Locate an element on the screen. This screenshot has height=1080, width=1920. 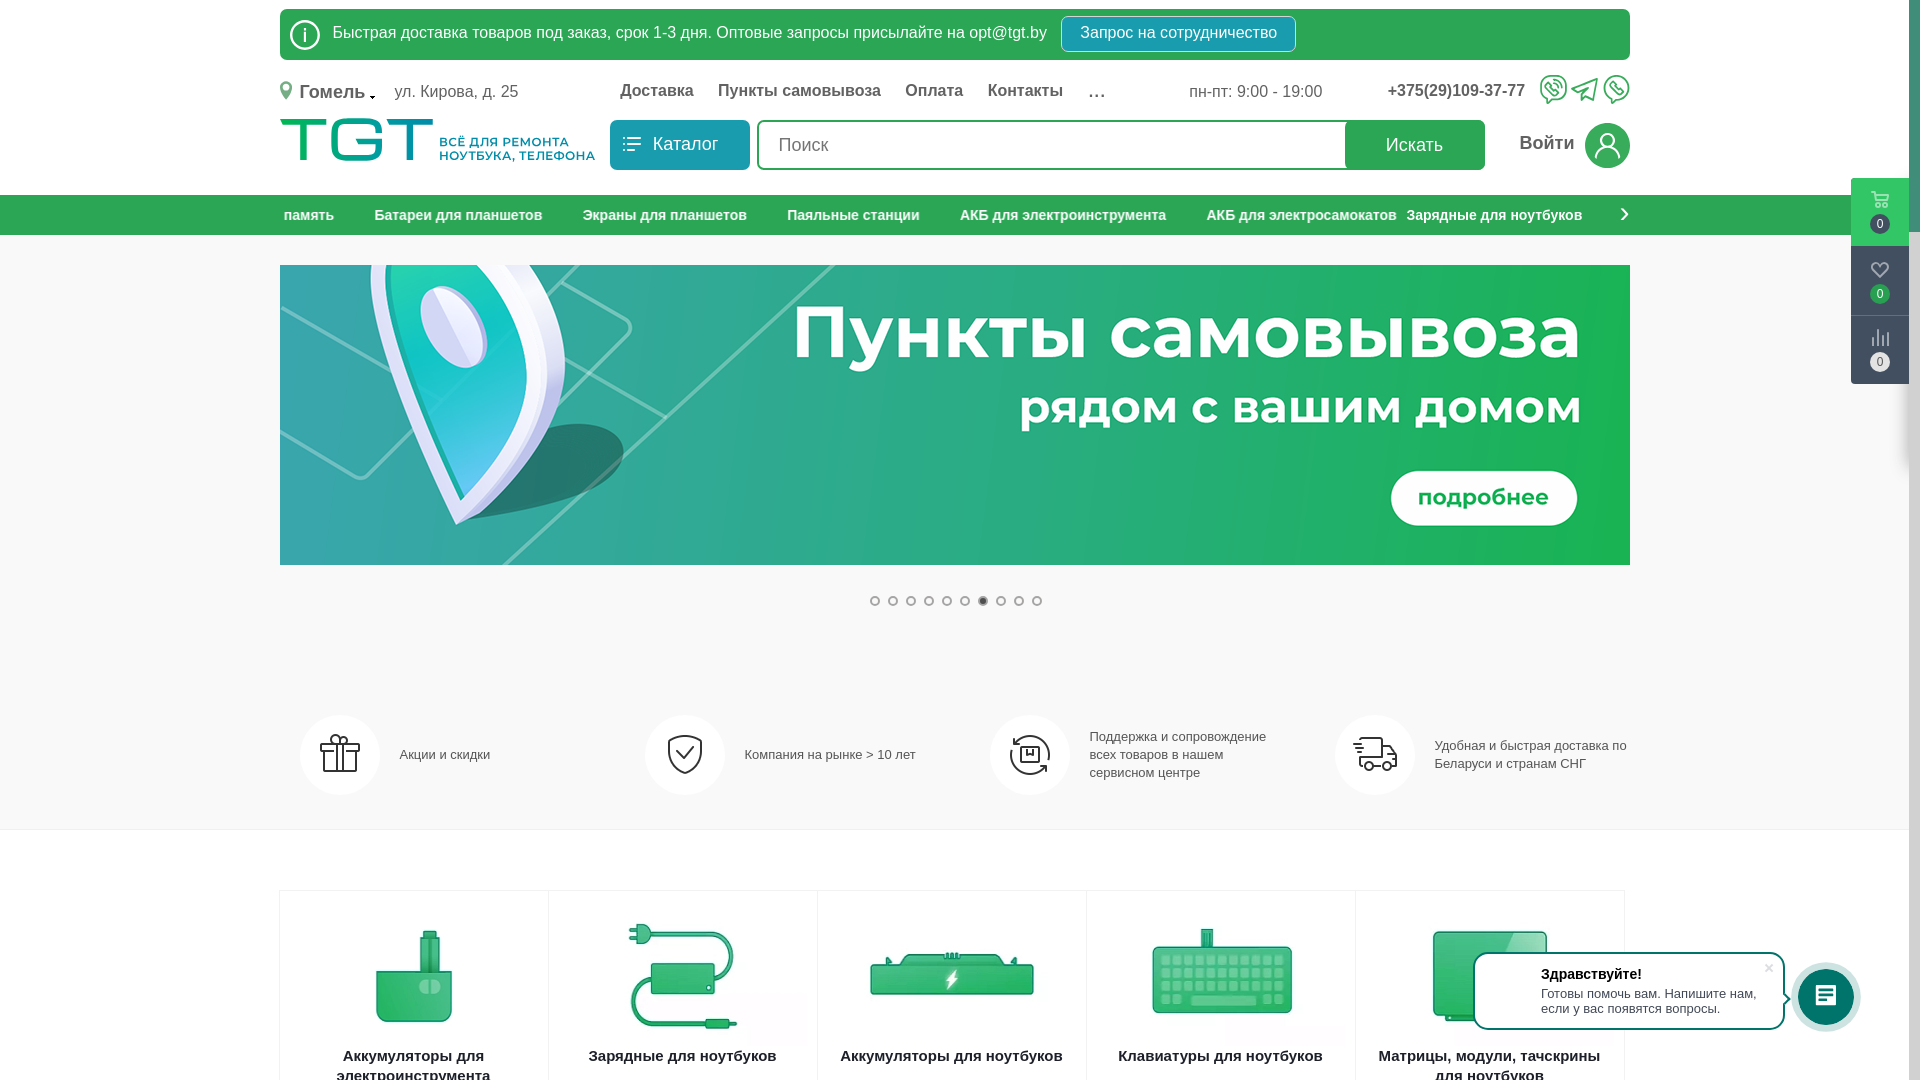
'3' is located at coordinates (910, 600).